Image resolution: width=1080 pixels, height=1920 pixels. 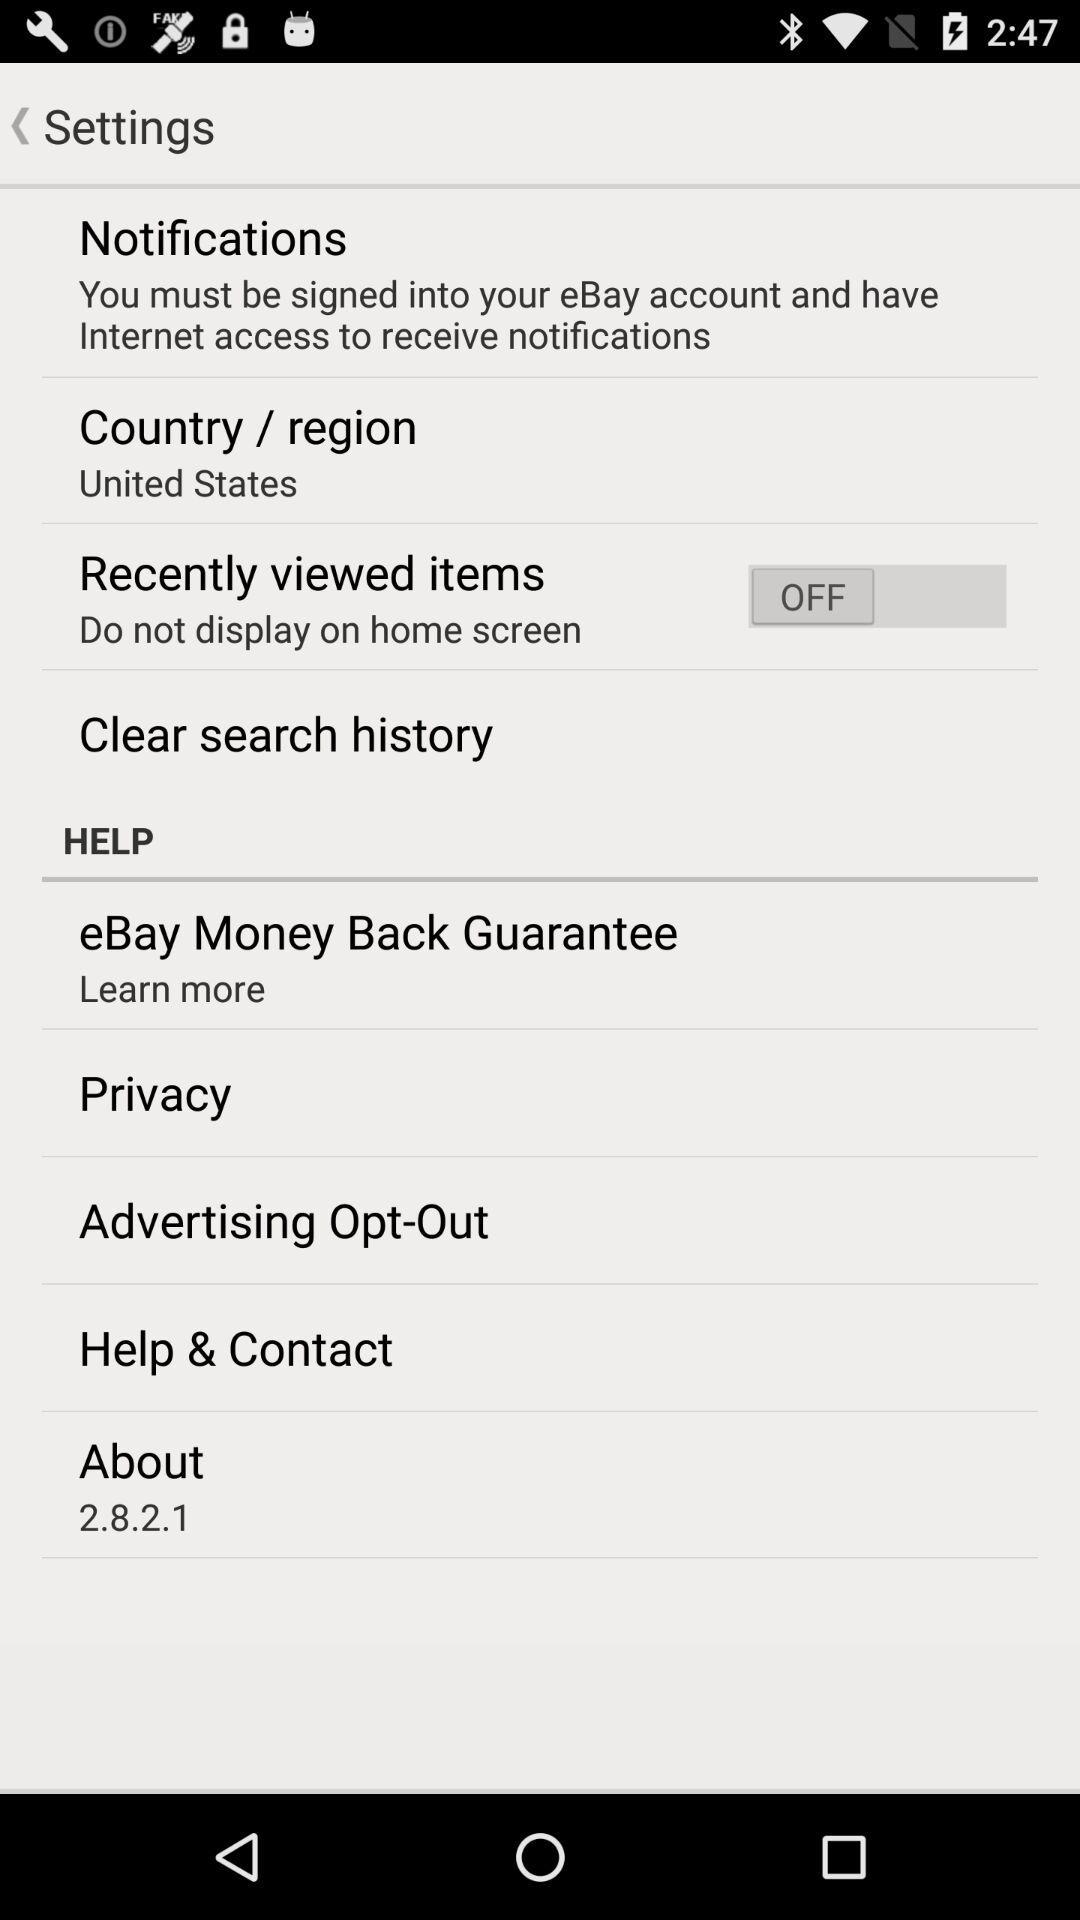 What do you see at coordinates (284, 1218) in the screenshot?
I see `the icon above help & contact` at bounding box center [284, 1218].